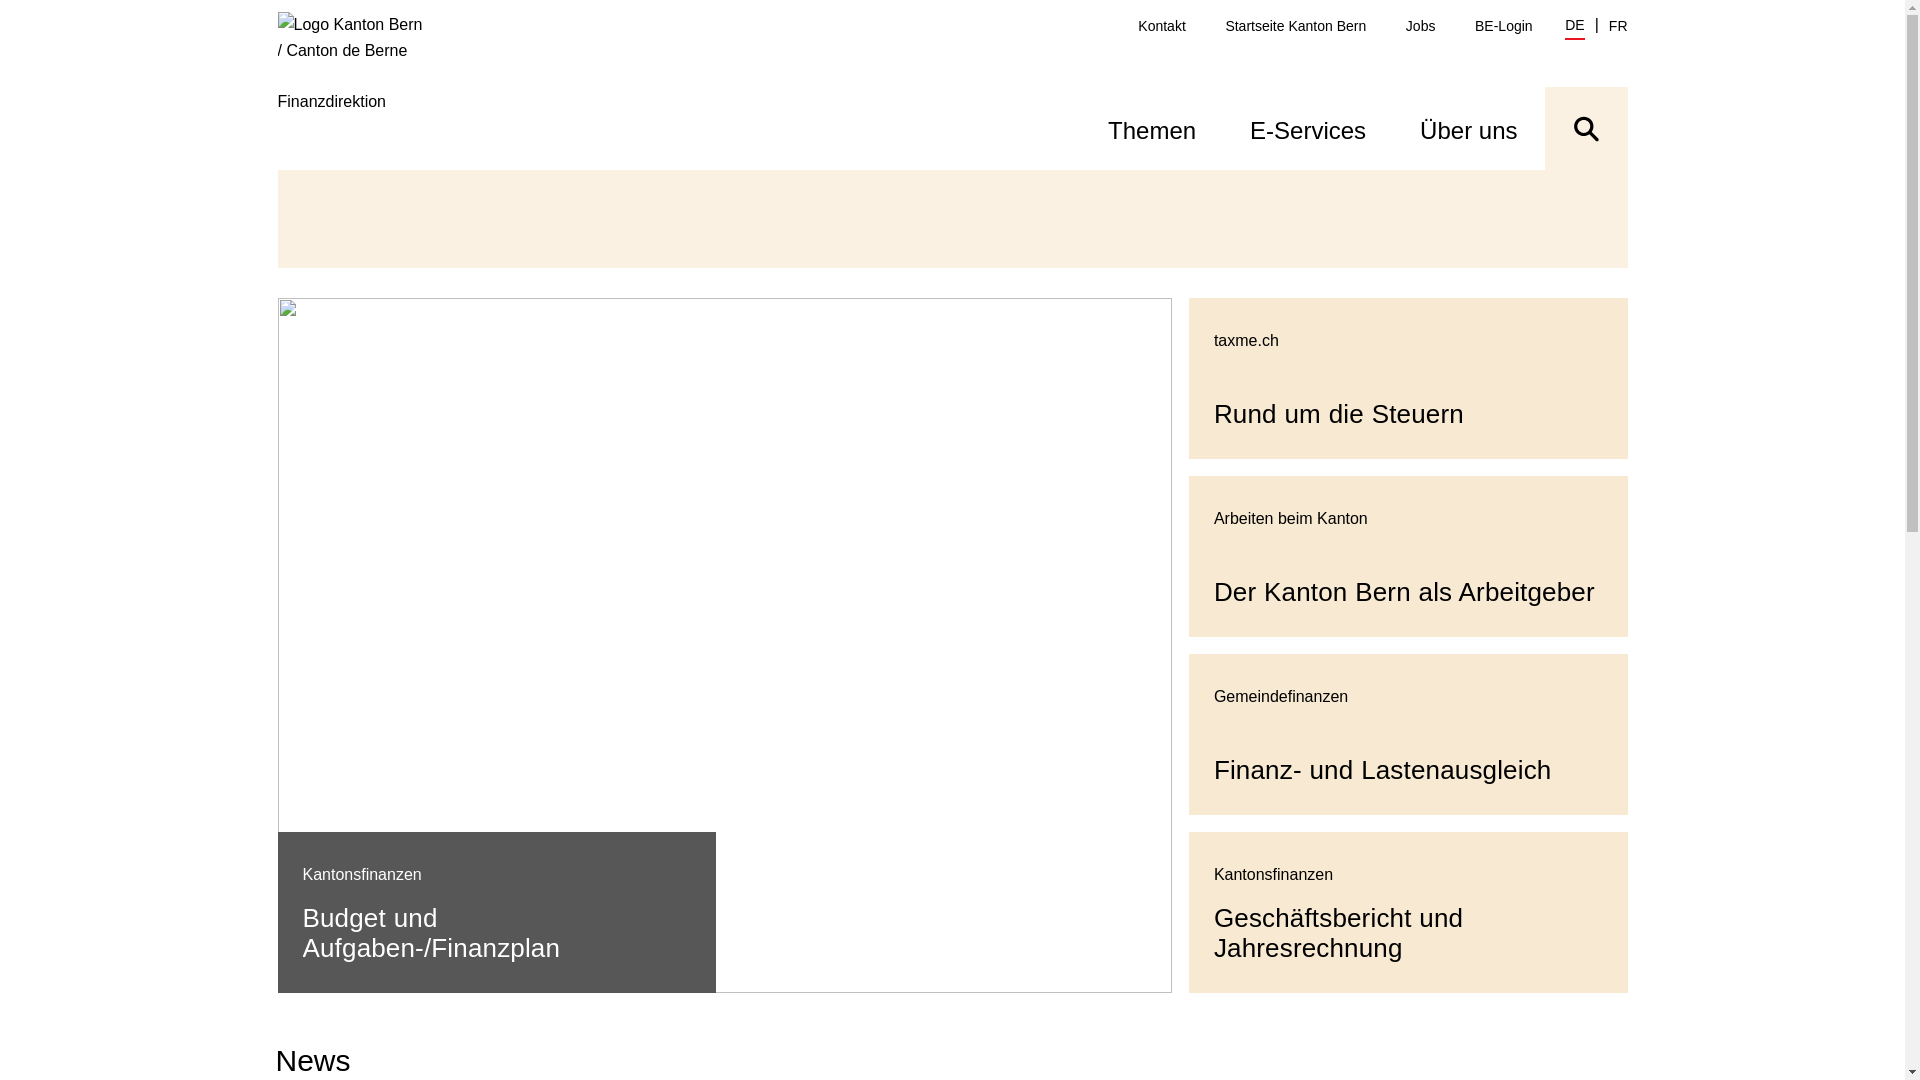 This screenshot has width=1920, height=1080. What do you see at coordinates (1307, 128) in the screenshot?
I see `'E-Services'` at bounding box center [1307, 128].